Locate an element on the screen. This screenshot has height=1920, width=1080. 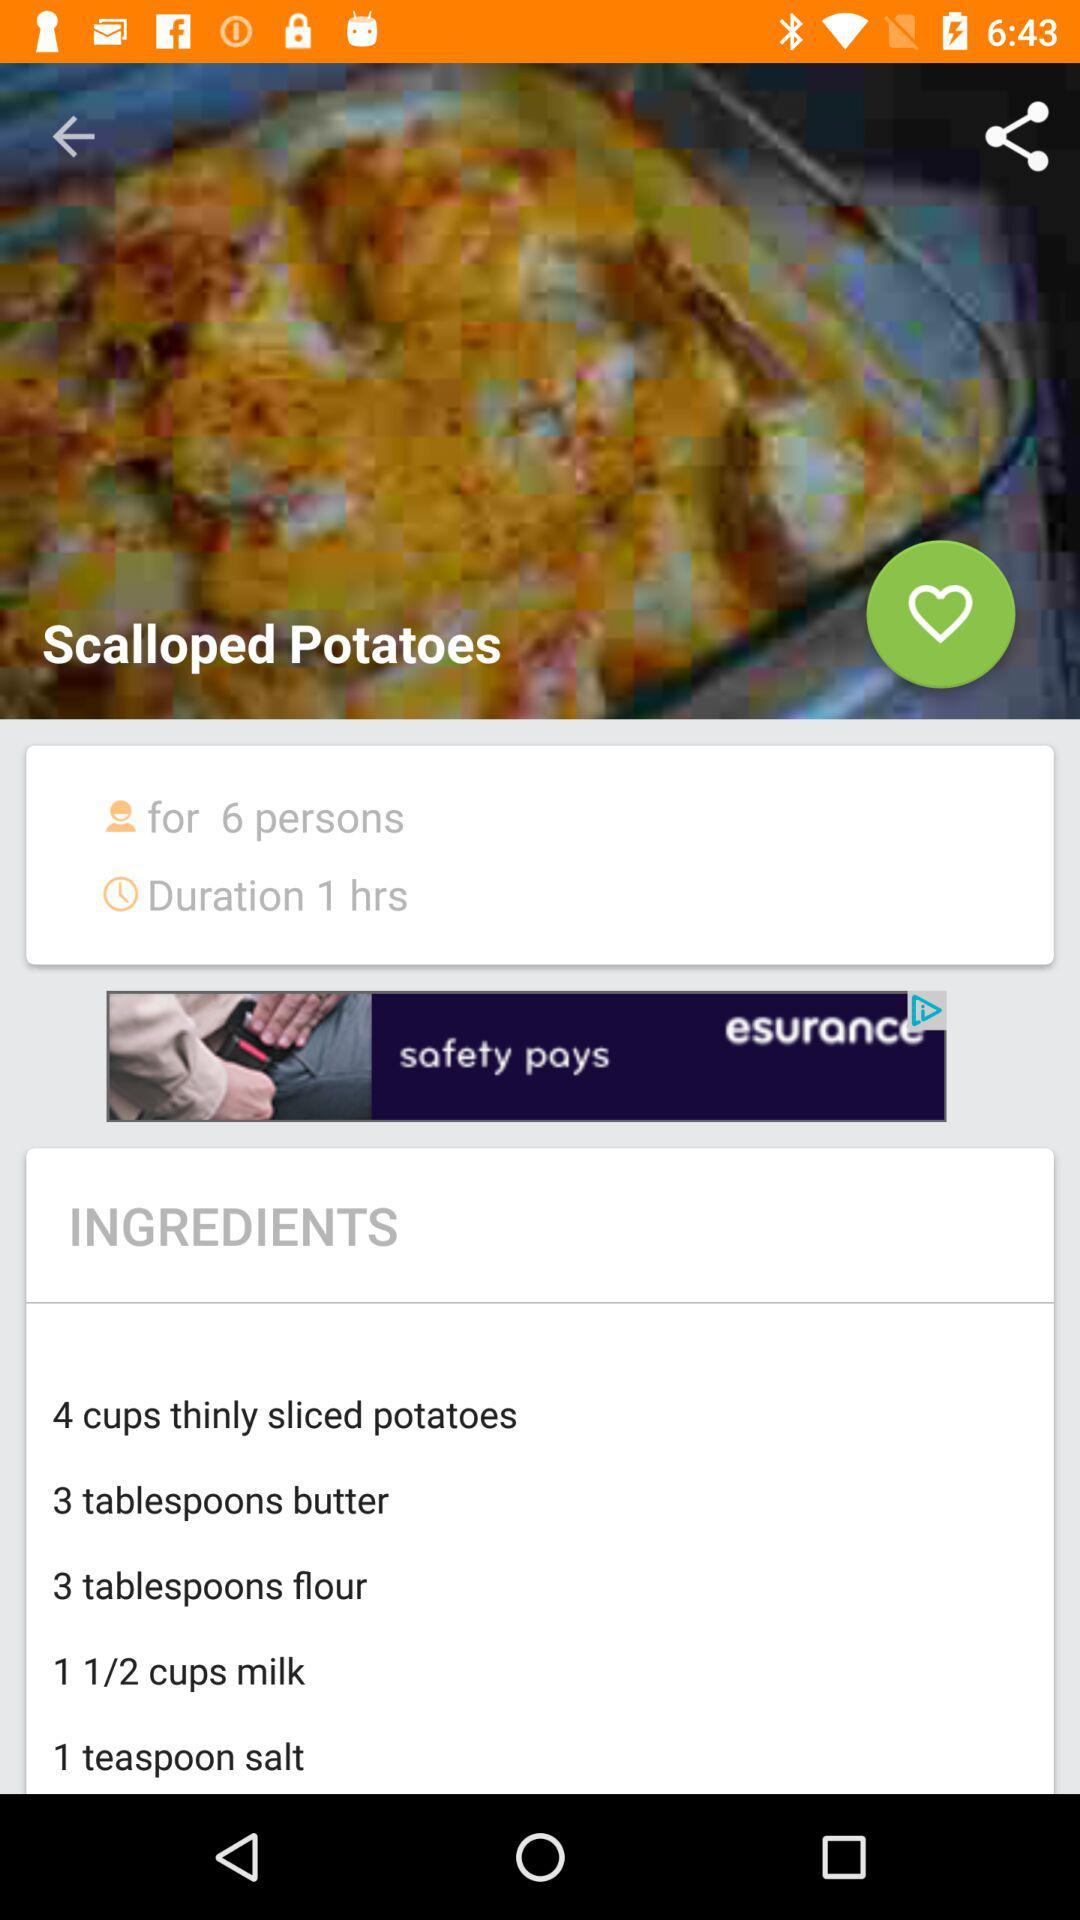
advertisement is located at coordinates (525, 1055).